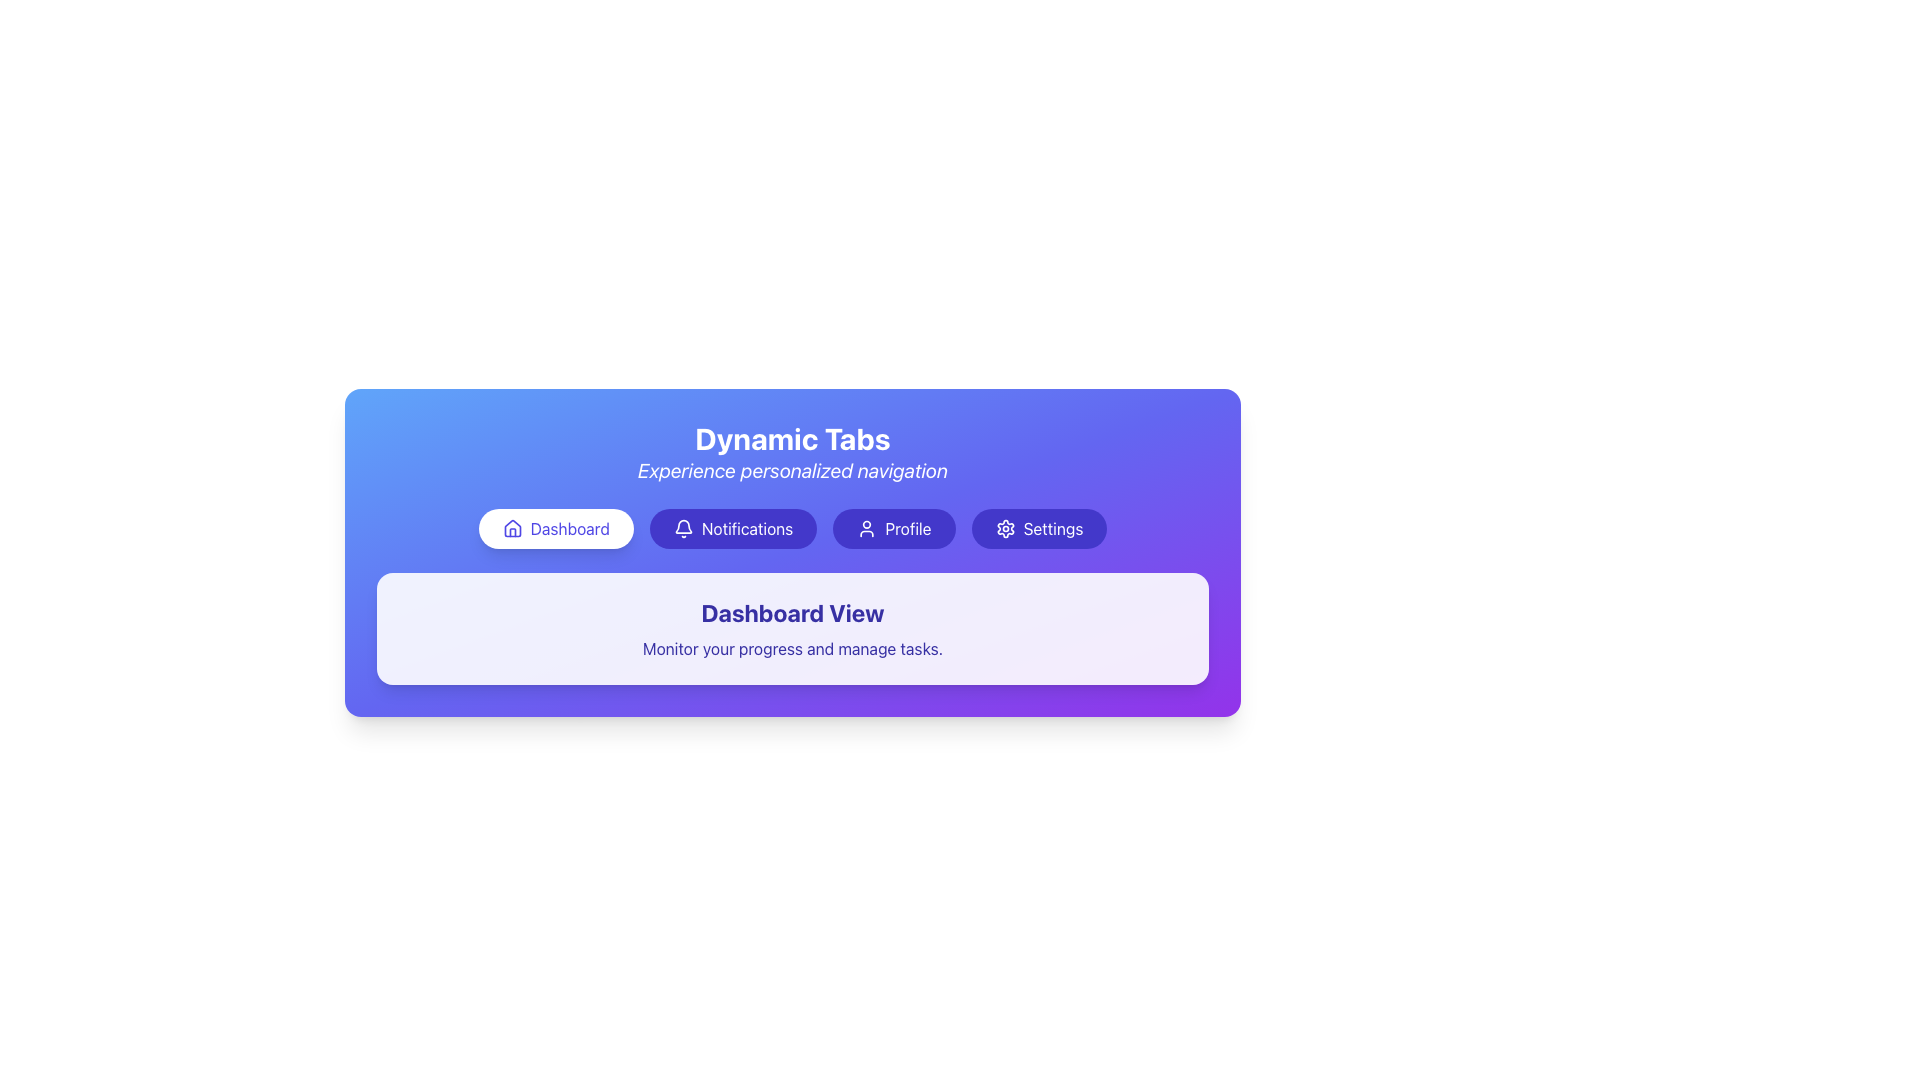 This screenshot has width=1920, height=1080. What do you see at coordinates (1039, 527) in the screenshot?
I see `the settings button, which is the last button in a horizontal row of tabs` at bounding box center [1039, 527].